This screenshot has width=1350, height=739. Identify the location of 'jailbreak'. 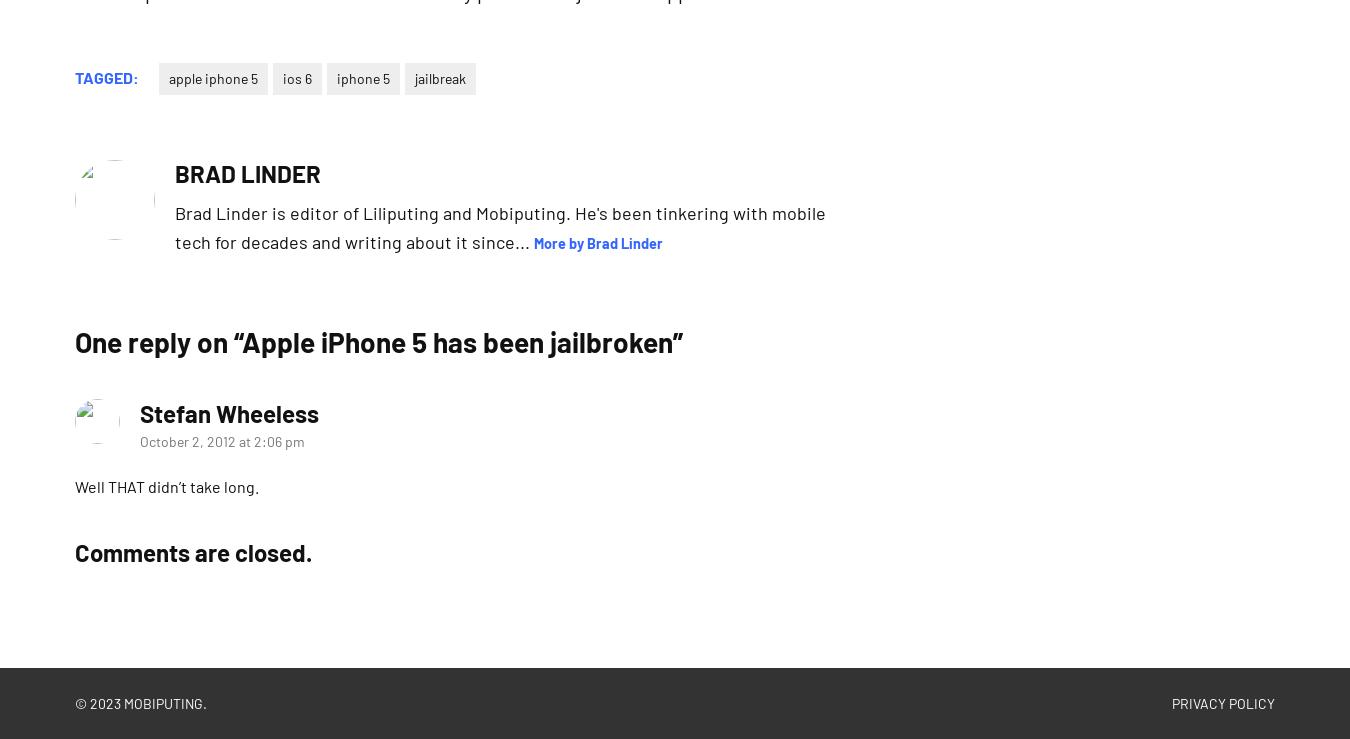
(440, 76).